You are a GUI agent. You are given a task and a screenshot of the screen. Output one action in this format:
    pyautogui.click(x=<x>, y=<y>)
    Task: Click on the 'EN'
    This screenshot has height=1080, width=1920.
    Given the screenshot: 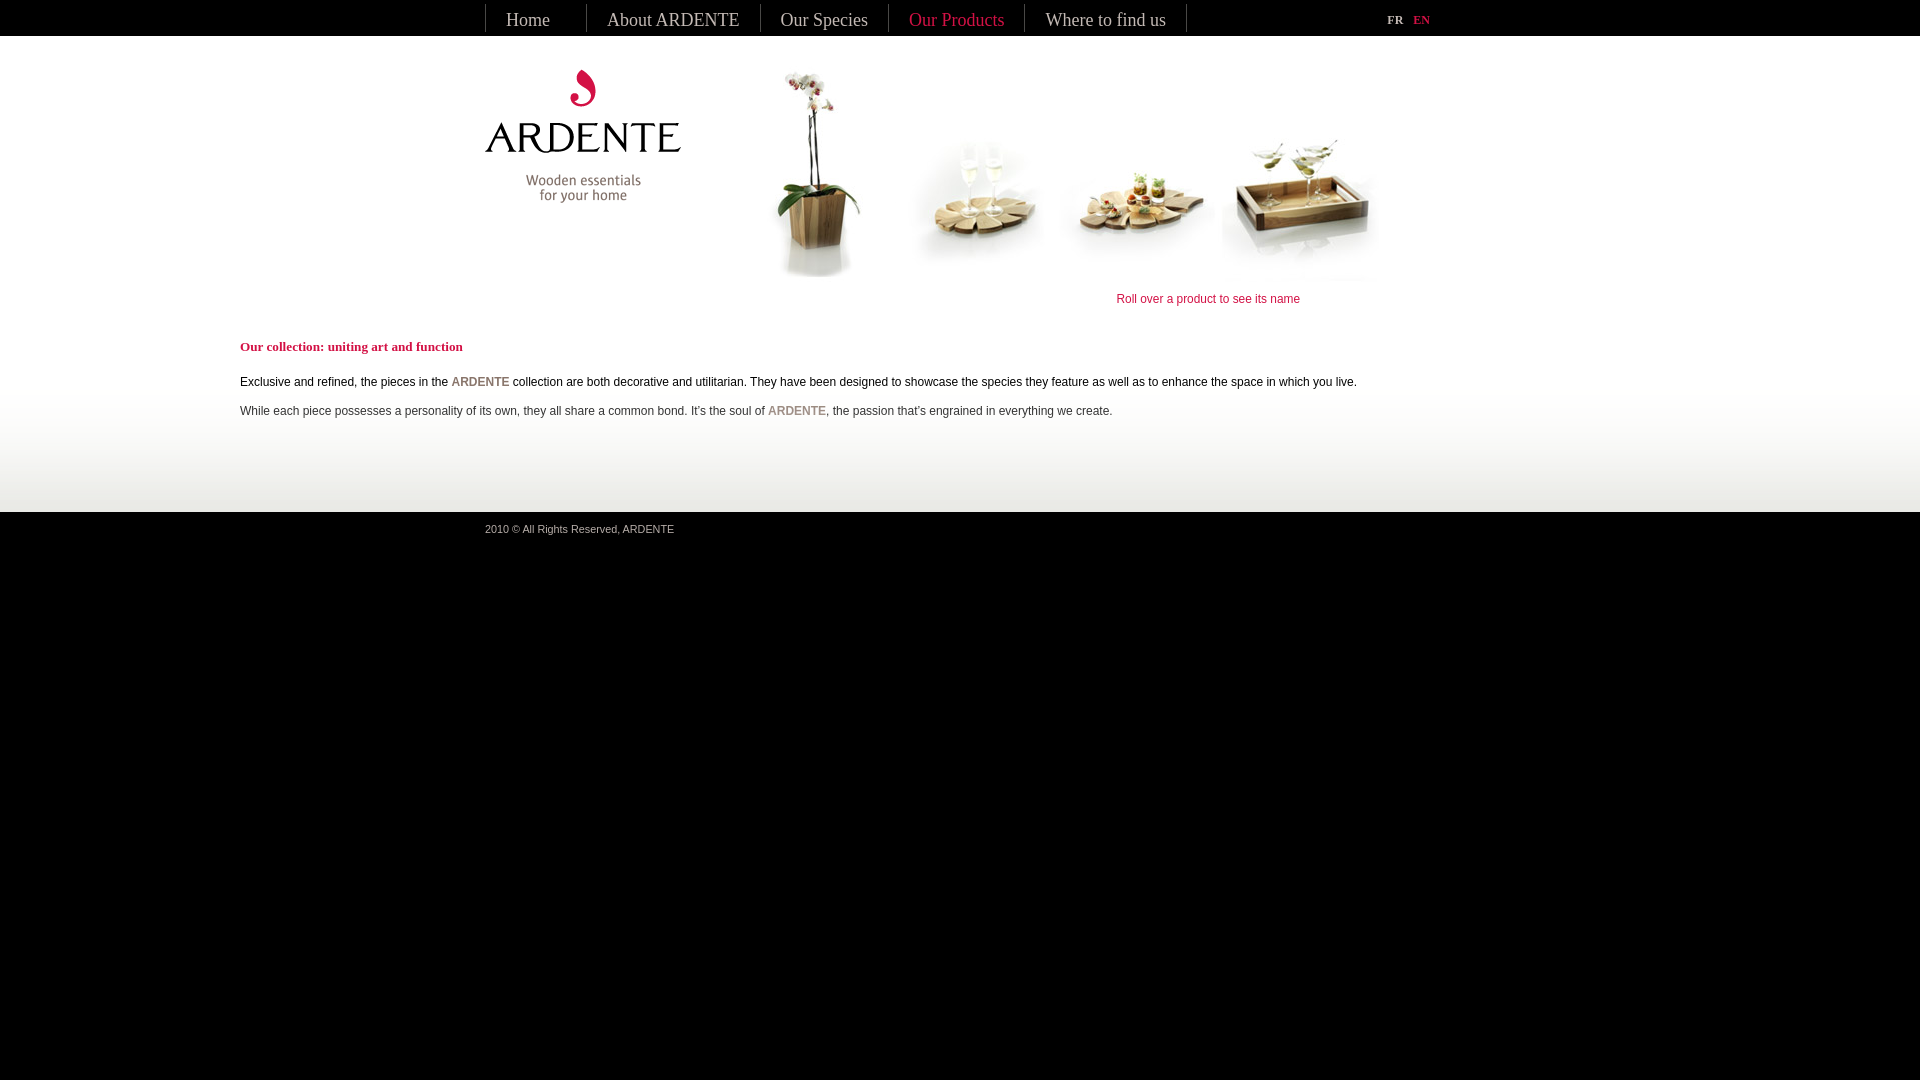 What is the action you would take?
    pyautogui.click(x=1420, y=19)
    